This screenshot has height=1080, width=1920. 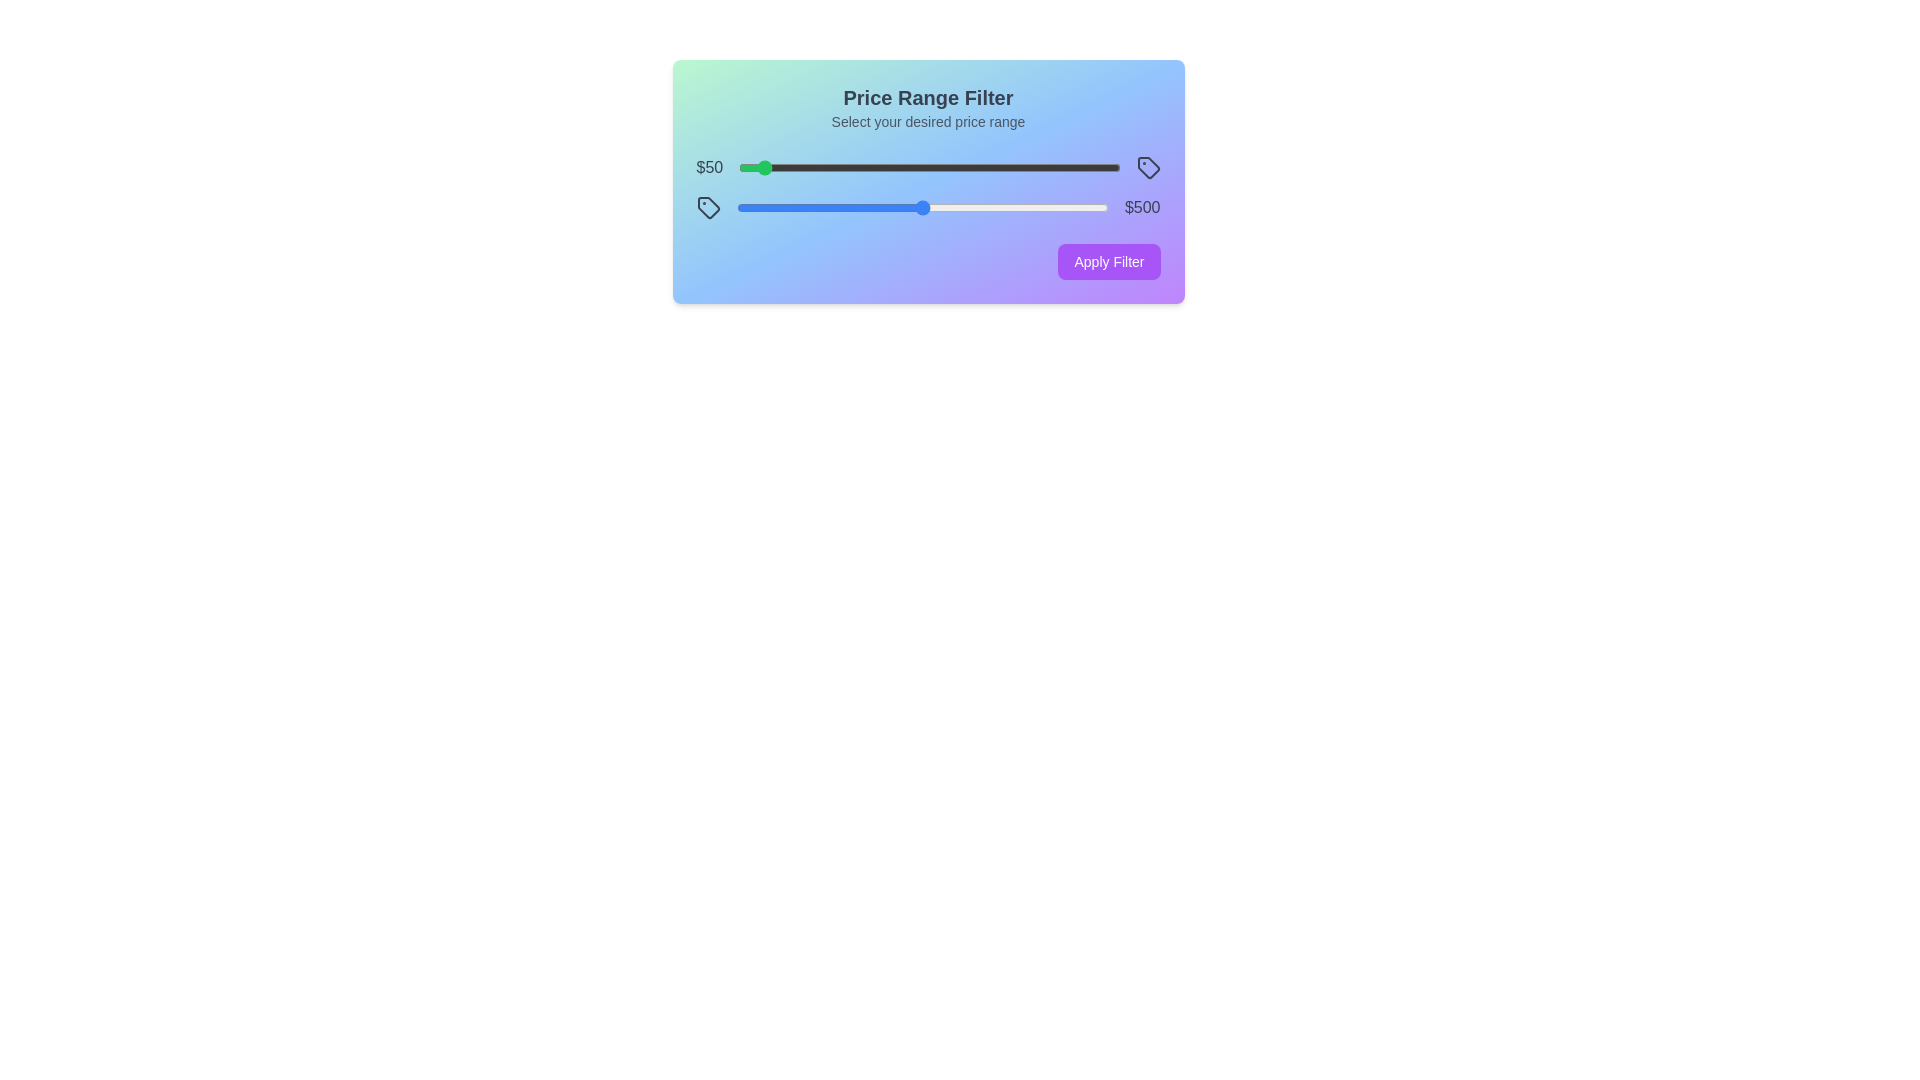 I want to click on the maximum price slider to 589, so click(x=954, y=208).